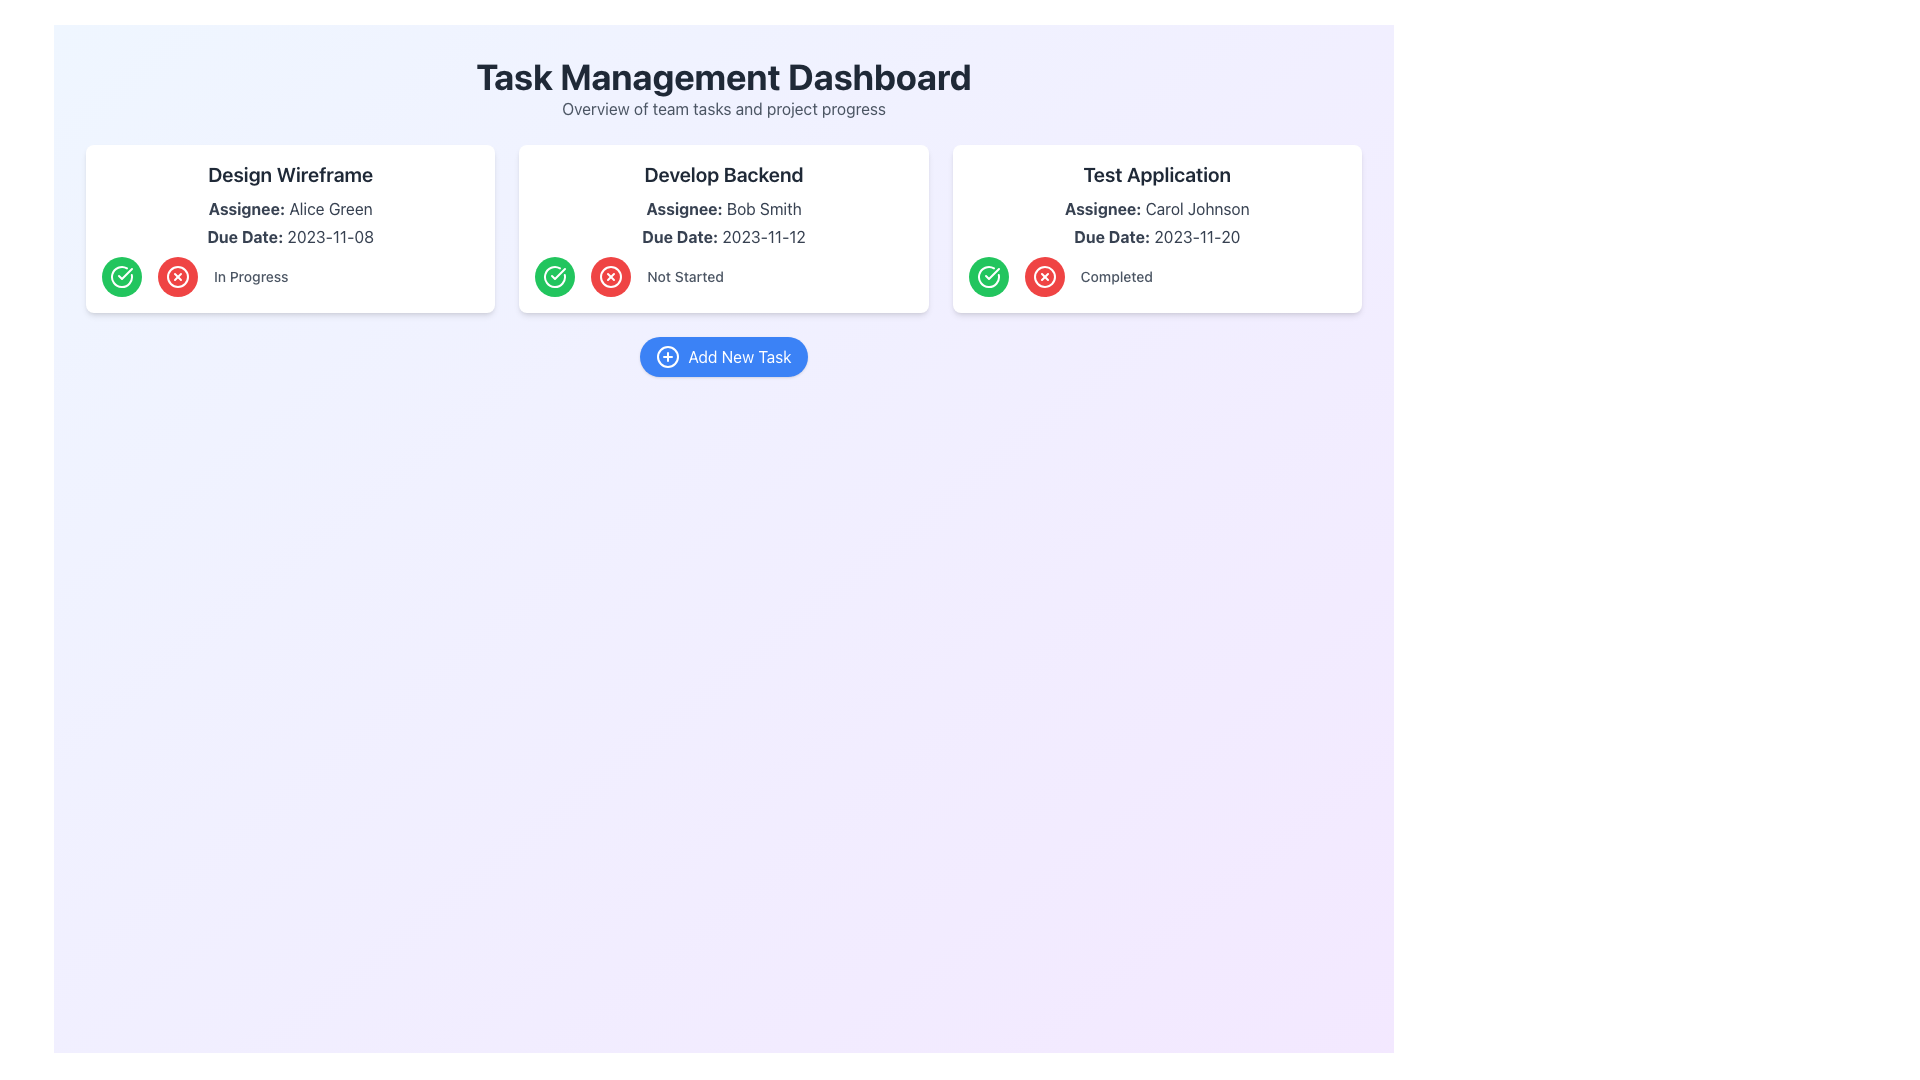  I want to click on label displaying 'Due Date:' in bold dark blue font, located prominently to the left of the date value '2023-11-08' within the card layout, so click(244, 235).